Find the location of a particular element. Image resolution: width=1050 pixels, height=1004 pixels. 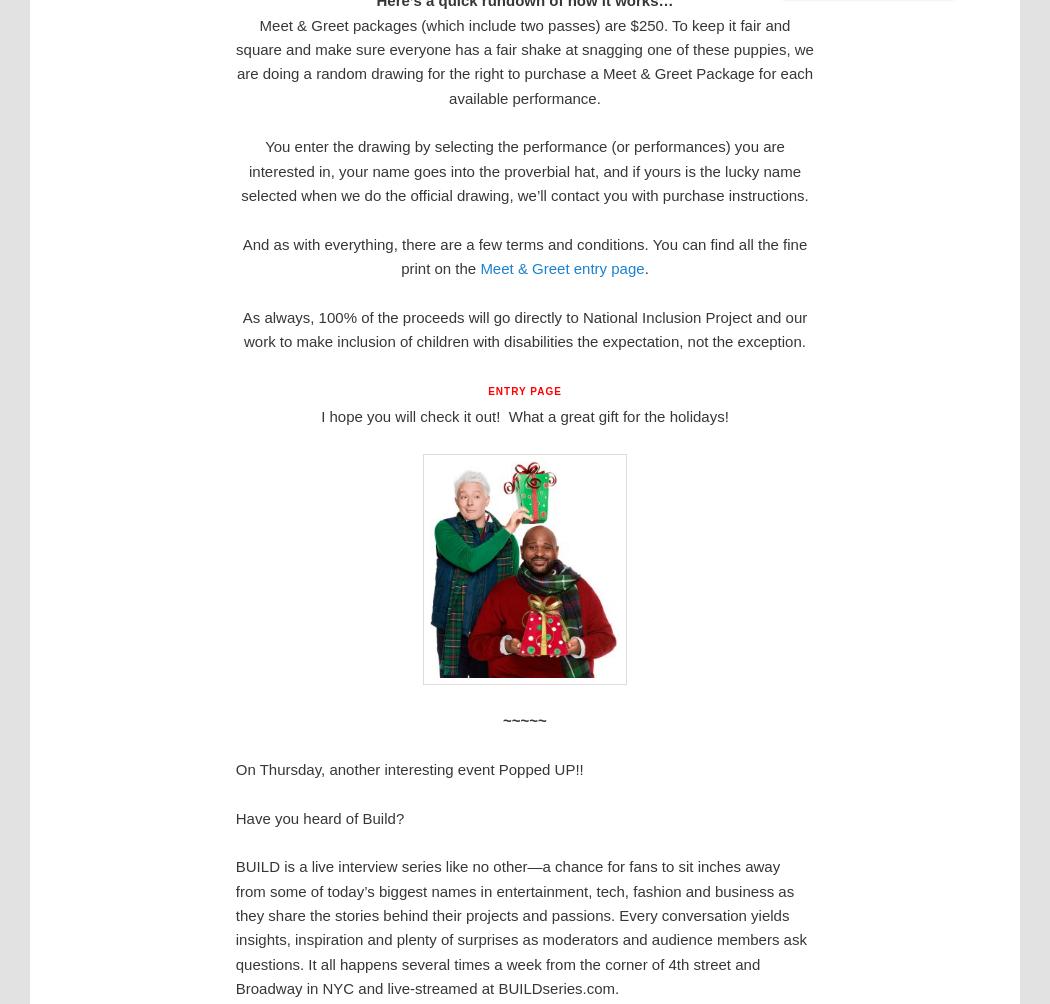

'Have you heard of Build?' is located at coordinates (319, 817).